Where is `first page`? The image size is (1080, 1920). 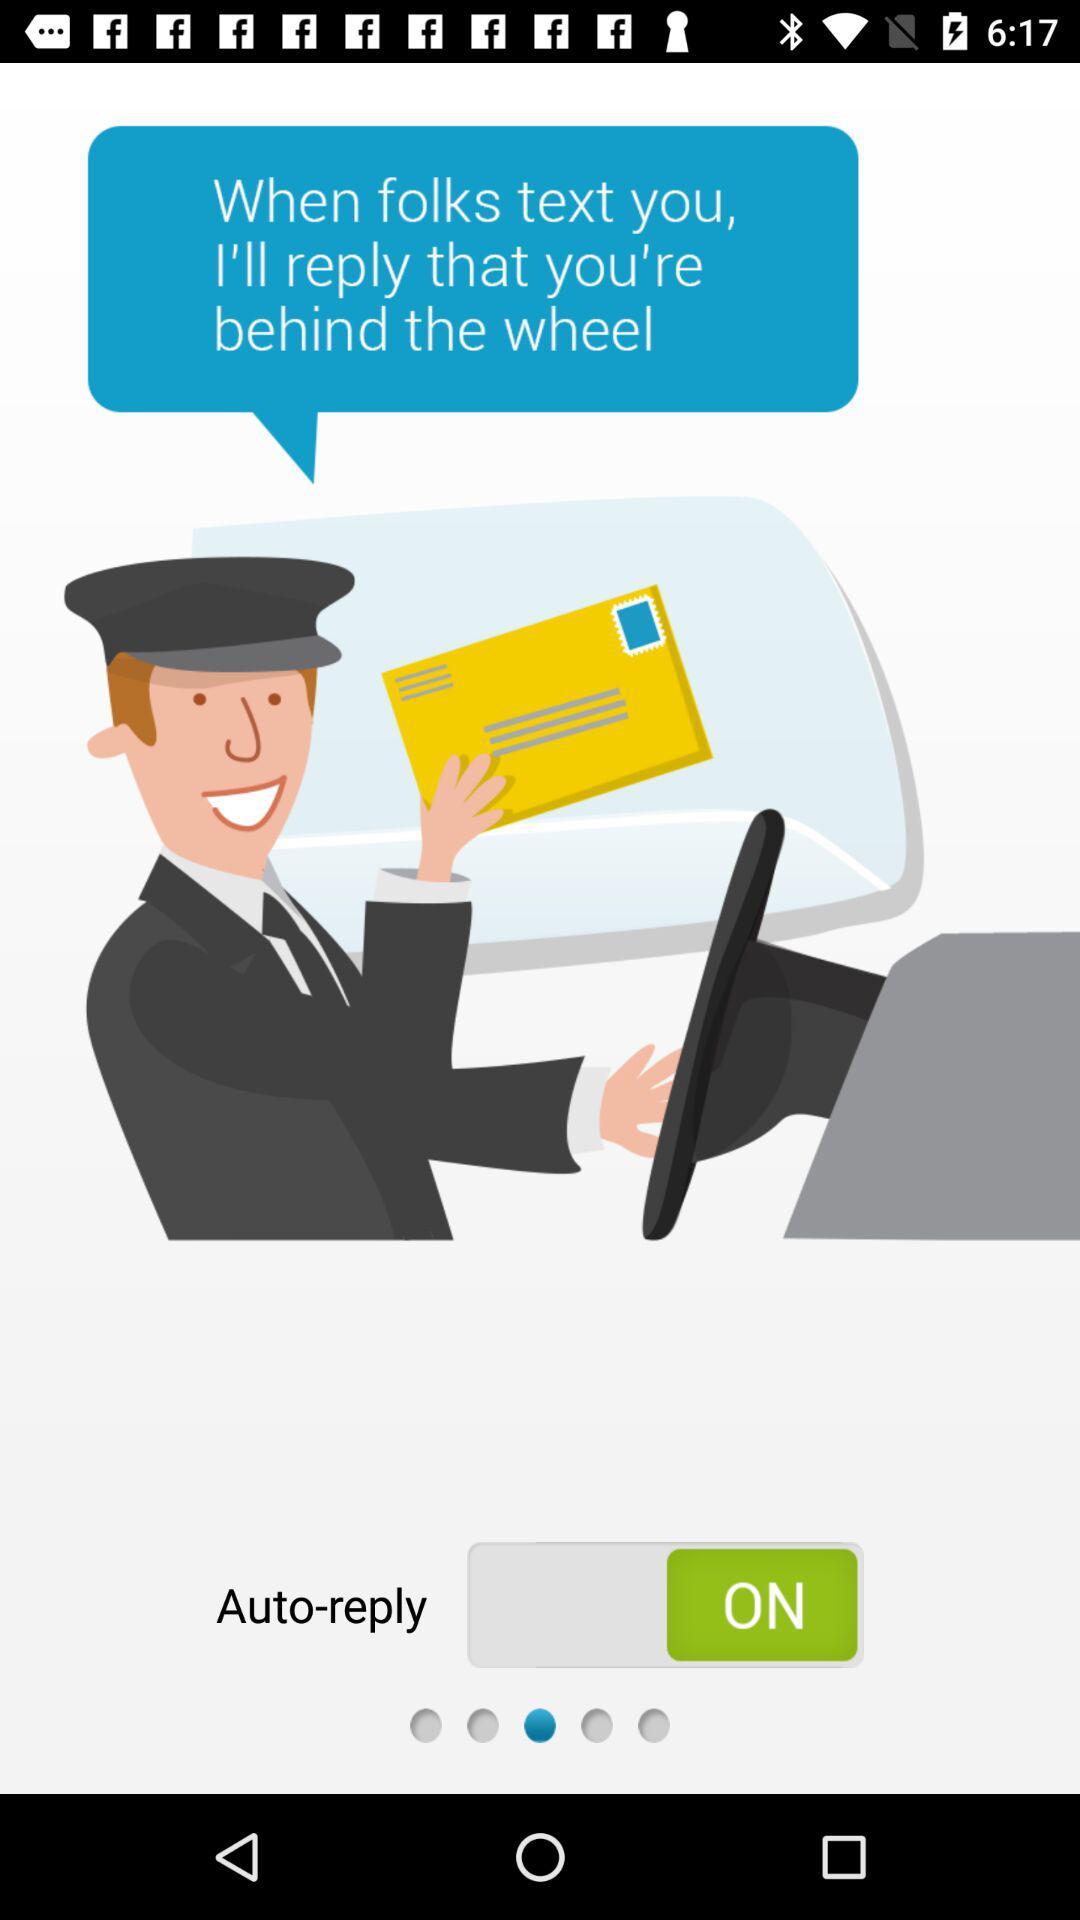 first page is located at coordinates (424, 1724).